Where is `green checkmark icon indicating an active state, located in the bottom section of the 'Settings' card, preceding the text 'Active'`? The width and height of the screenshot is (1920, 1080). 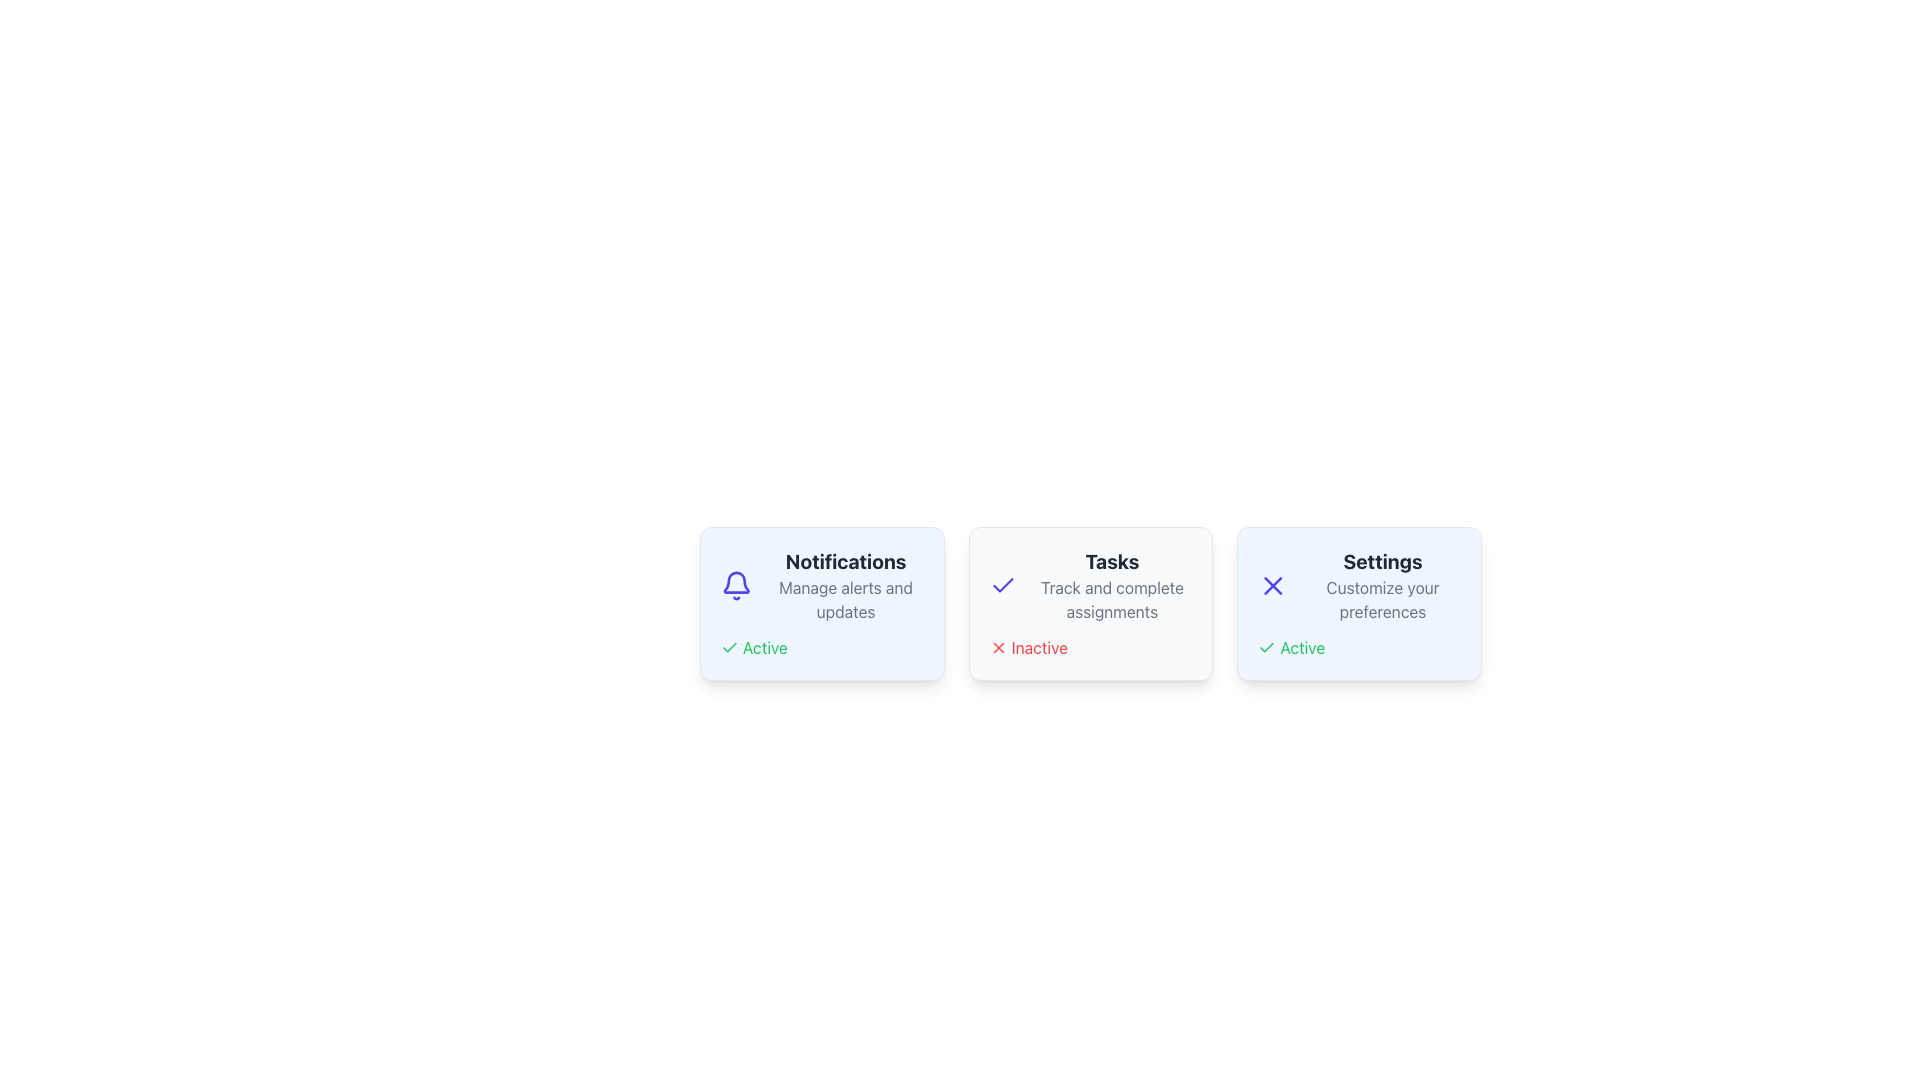 green checkmark icon indicating an active state, located in the bottom section of the 'Settings' card, preceding the text 'Active' is located at coordinates (1266, 648).